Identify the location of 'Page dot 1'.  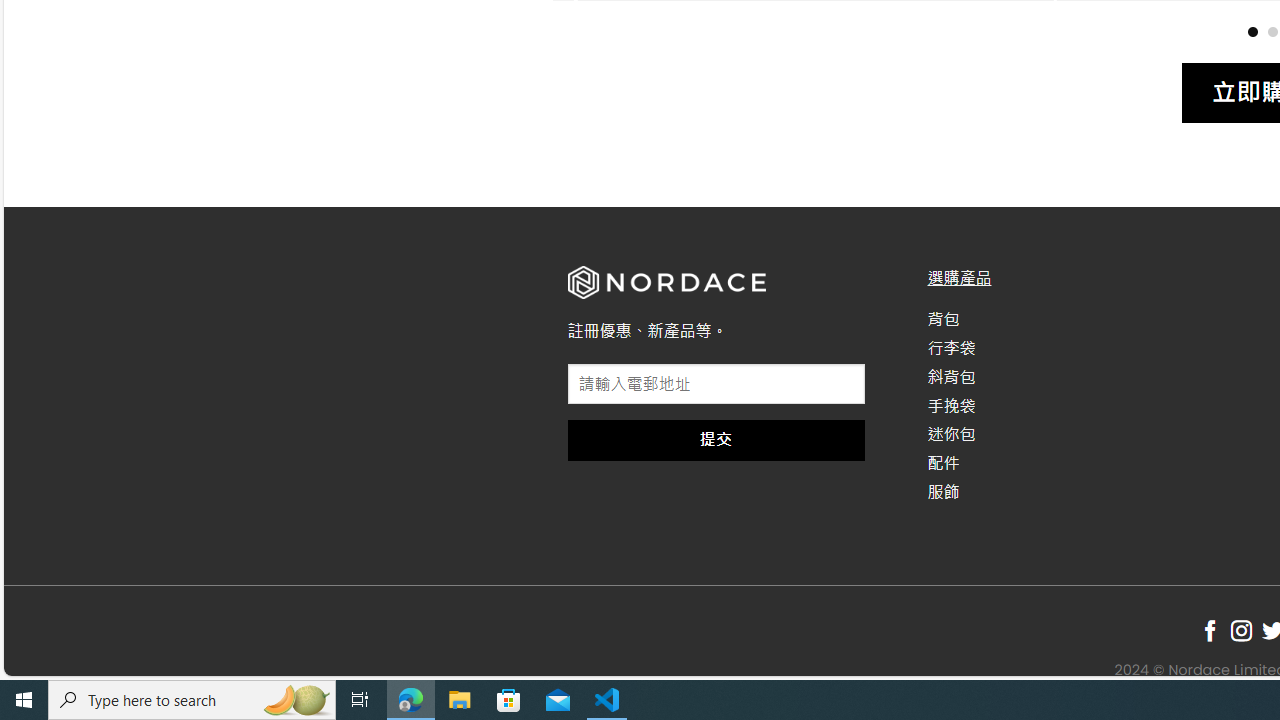
(1251, 31).